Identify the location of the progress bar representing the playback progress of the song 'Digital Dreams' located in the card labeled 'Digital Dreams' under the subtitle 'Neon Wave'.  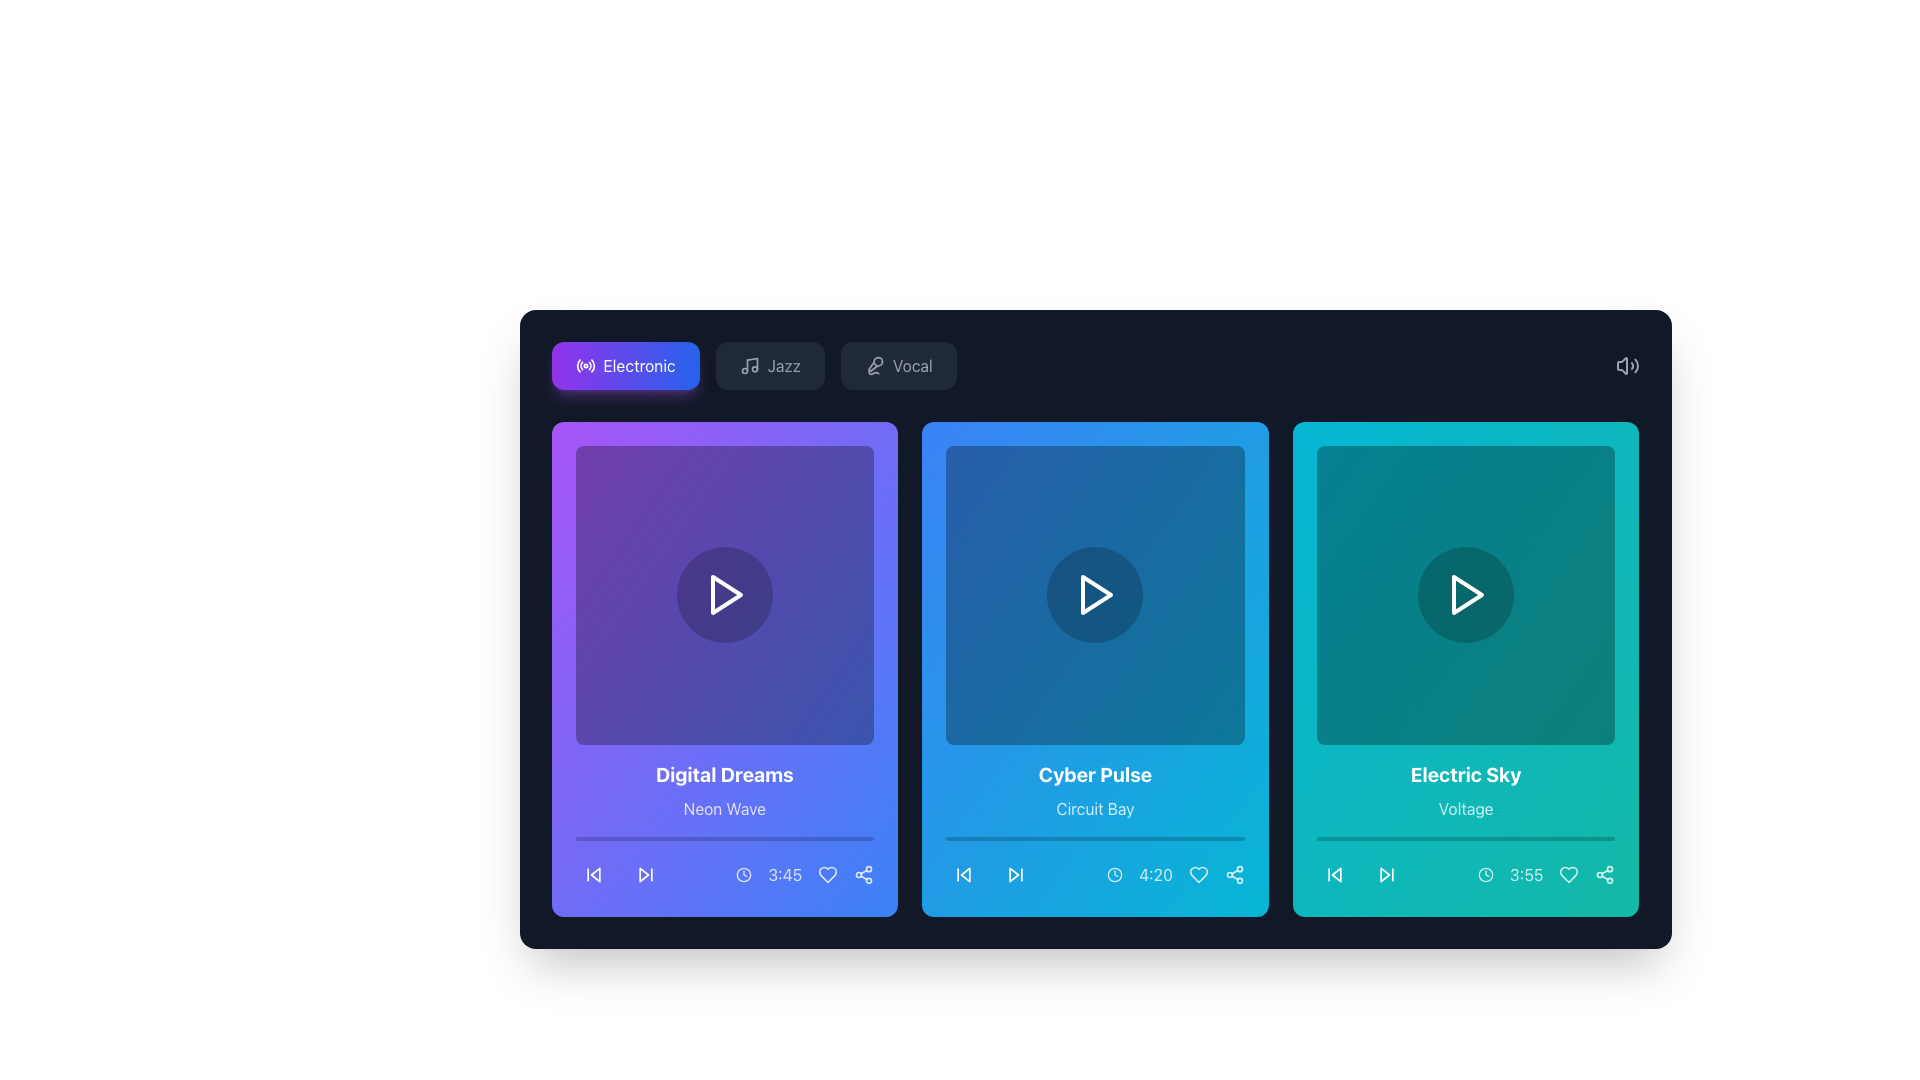
(723, 838).